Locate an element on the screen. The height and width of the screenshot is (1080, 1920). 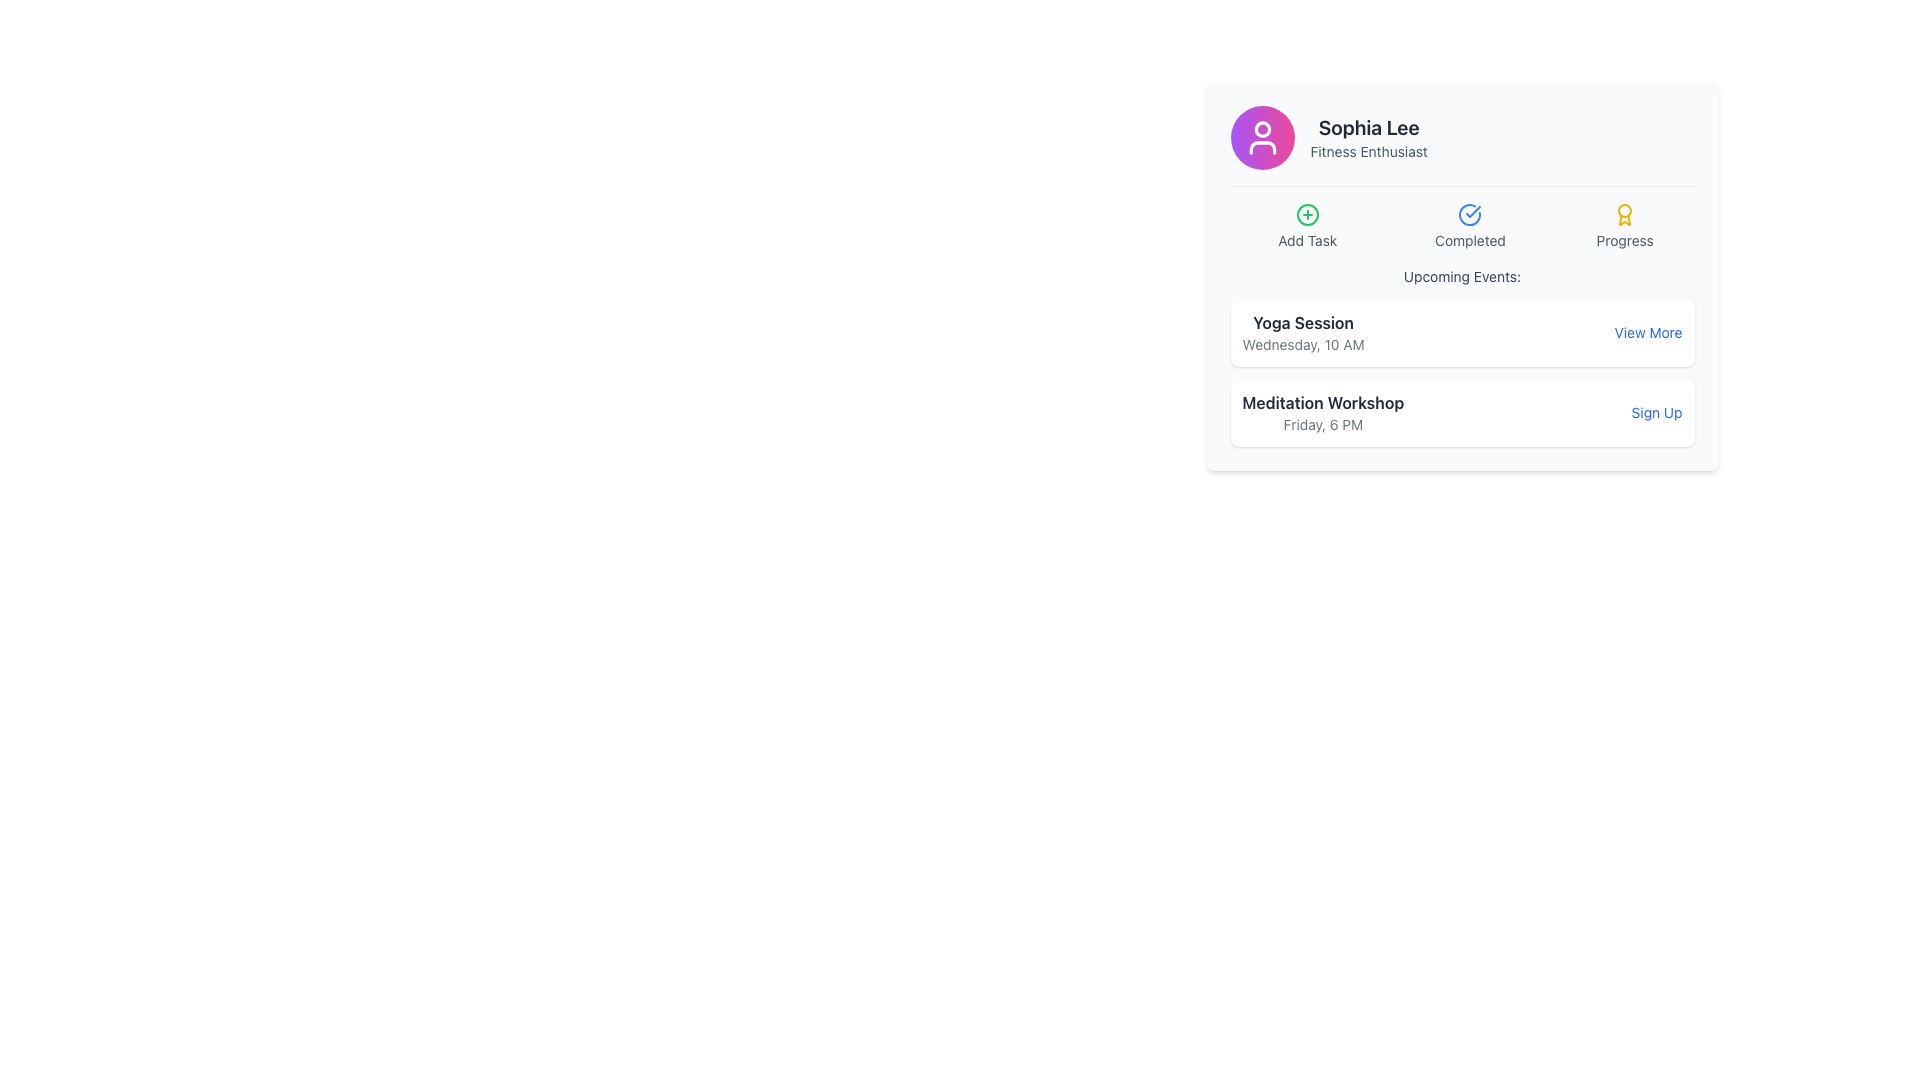
the 'Yoga Session' static text, which is the upper text within a vertically stacked pair in the 'Upcoming Events' card is located at coordinates (1303, 322).